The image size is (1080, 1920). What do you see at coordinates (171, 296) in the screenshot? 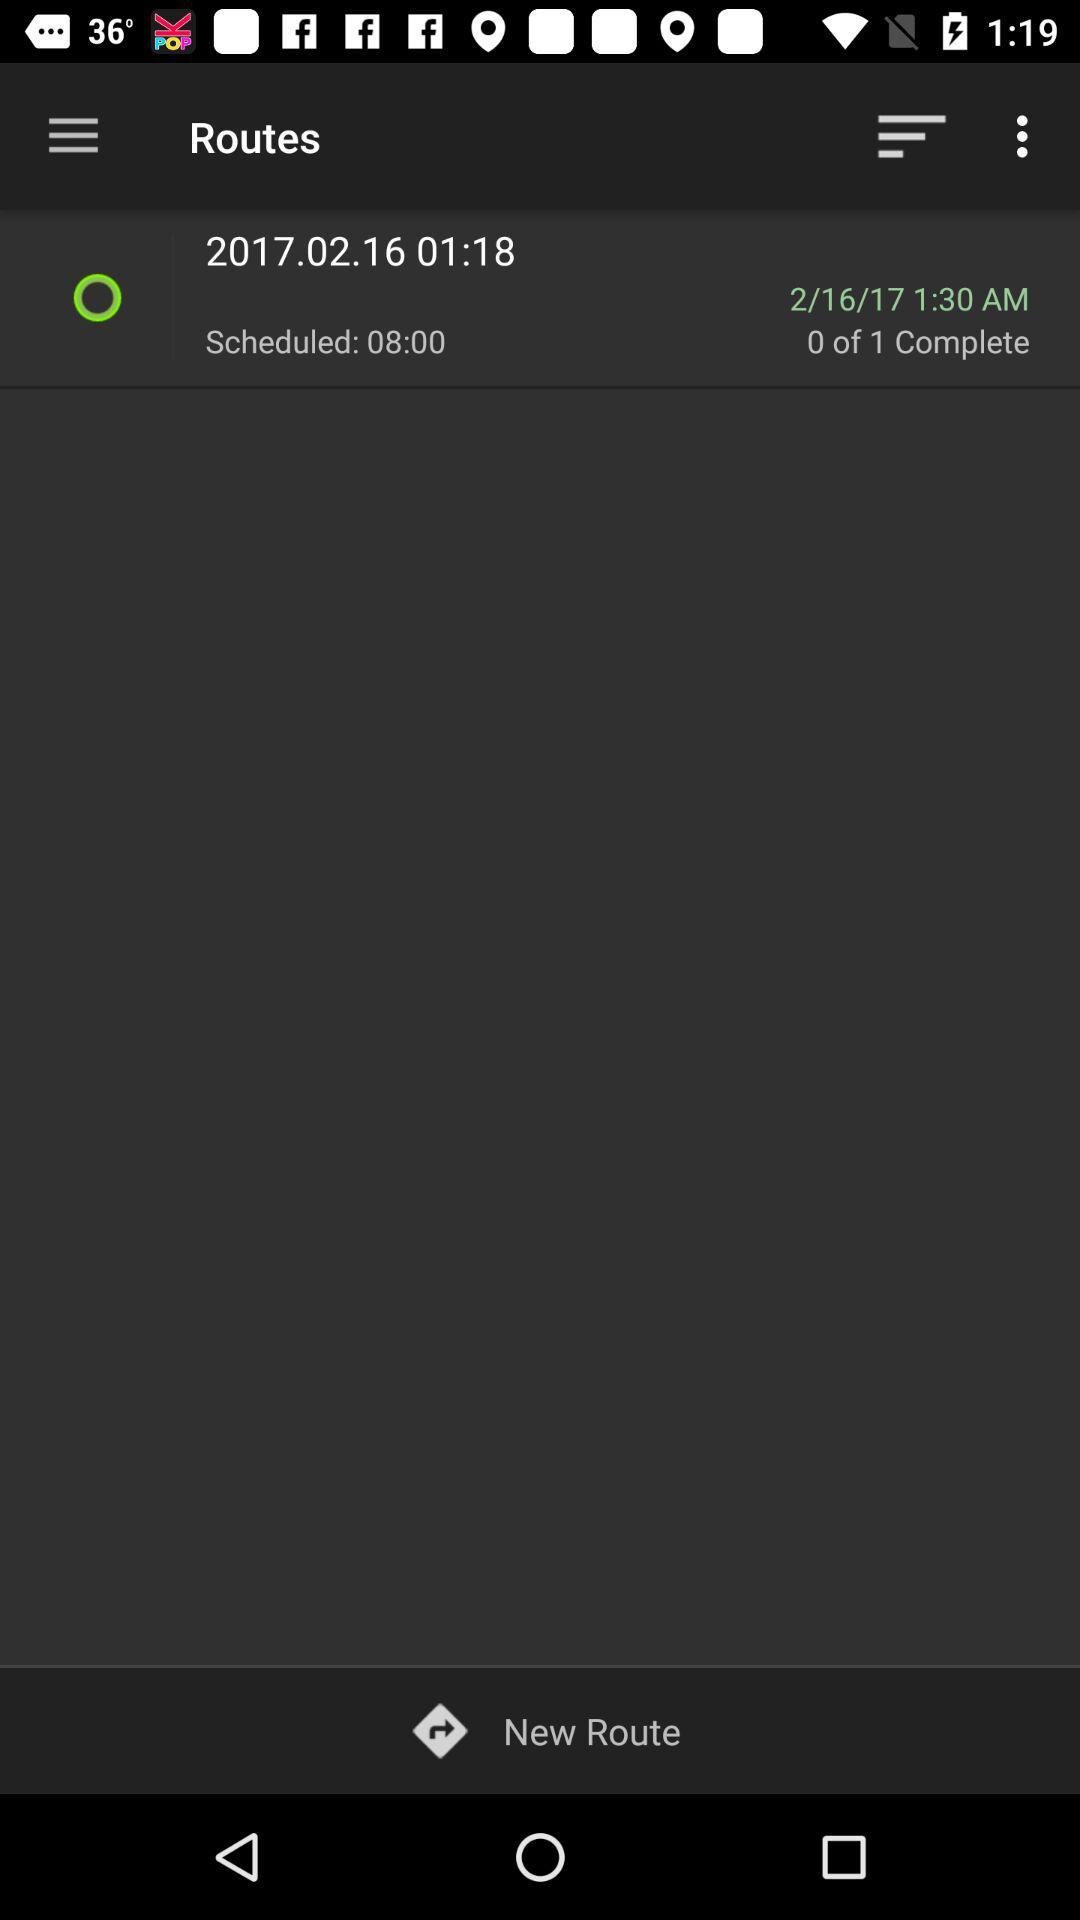
I see `icon next to the 2017 02 16 item` at bounding box center [171, 296].